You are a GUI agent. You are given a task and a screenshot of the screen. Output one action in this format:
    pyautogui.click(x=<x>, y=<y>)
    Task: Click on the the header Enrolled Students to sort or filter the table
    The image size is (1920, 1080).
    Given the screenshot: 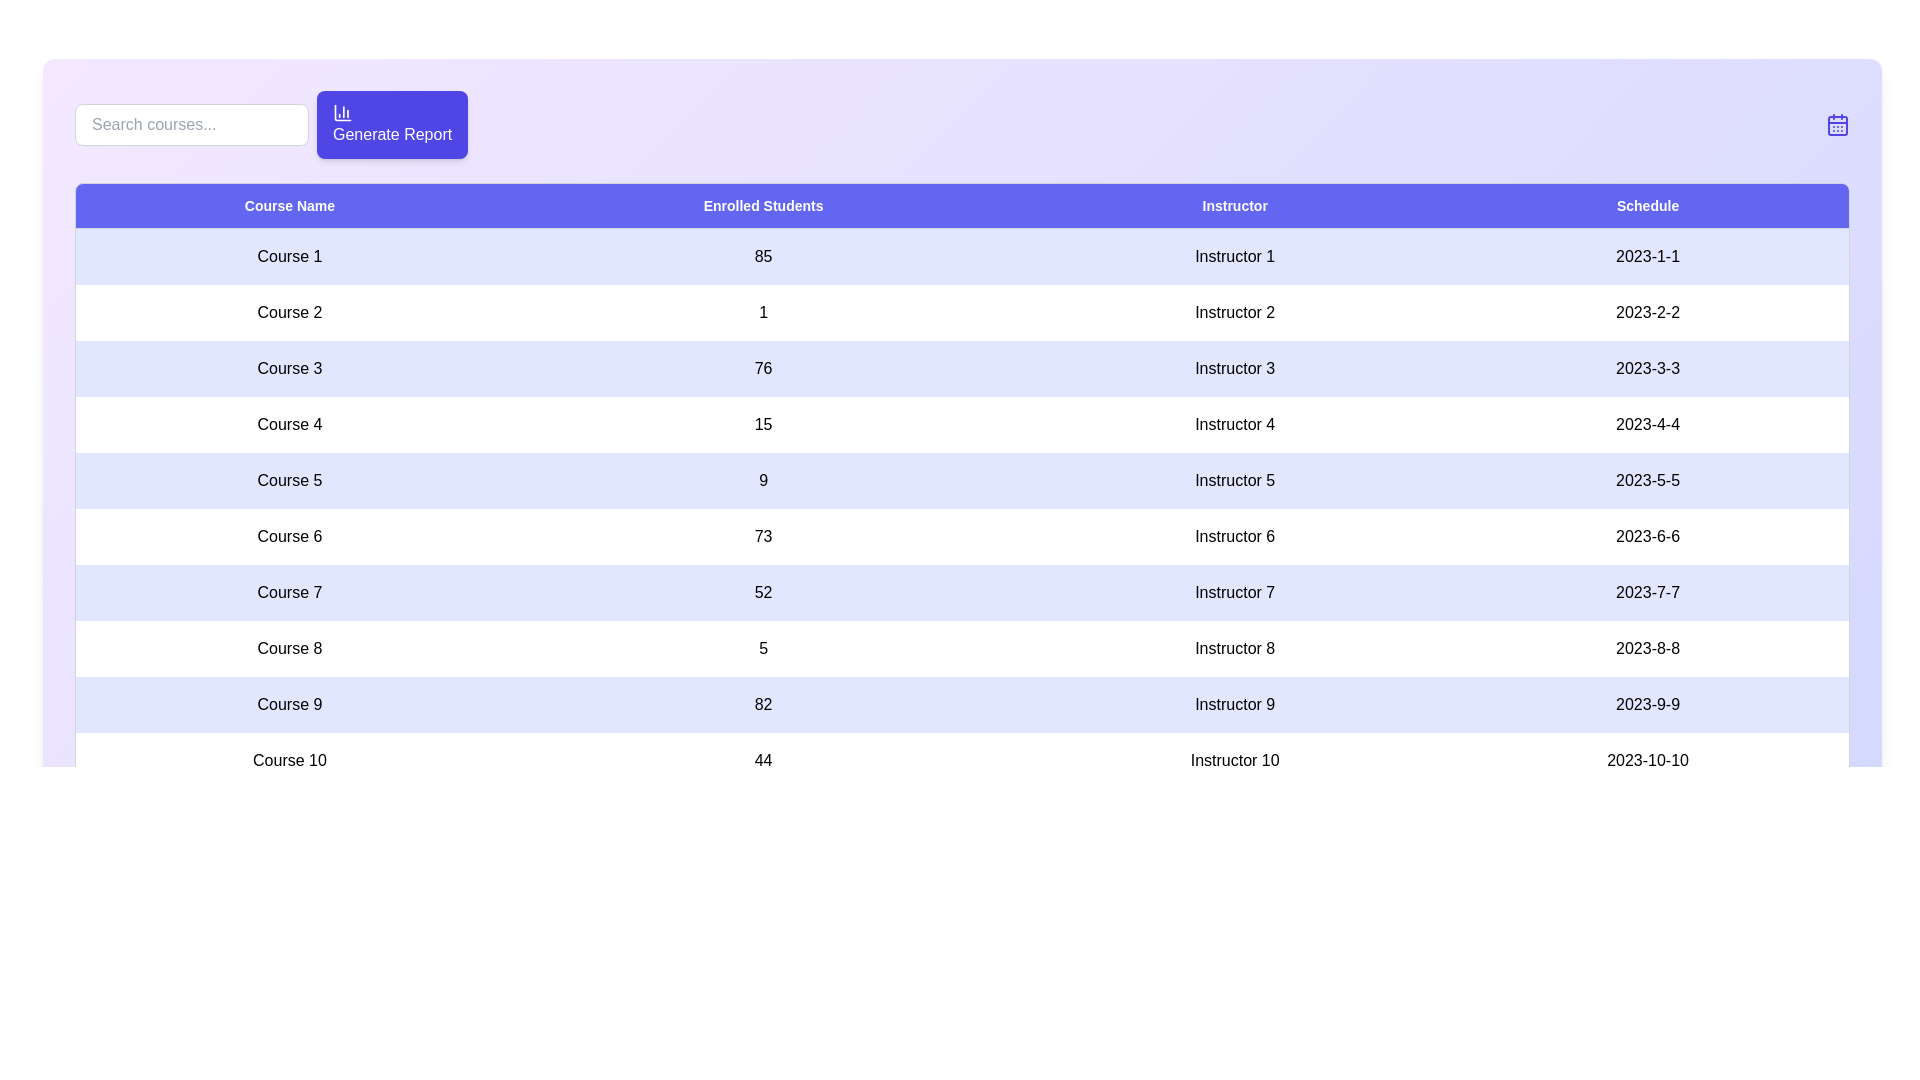 What is the action you would take?
    pyautogui.click(x=762, y=206)
    